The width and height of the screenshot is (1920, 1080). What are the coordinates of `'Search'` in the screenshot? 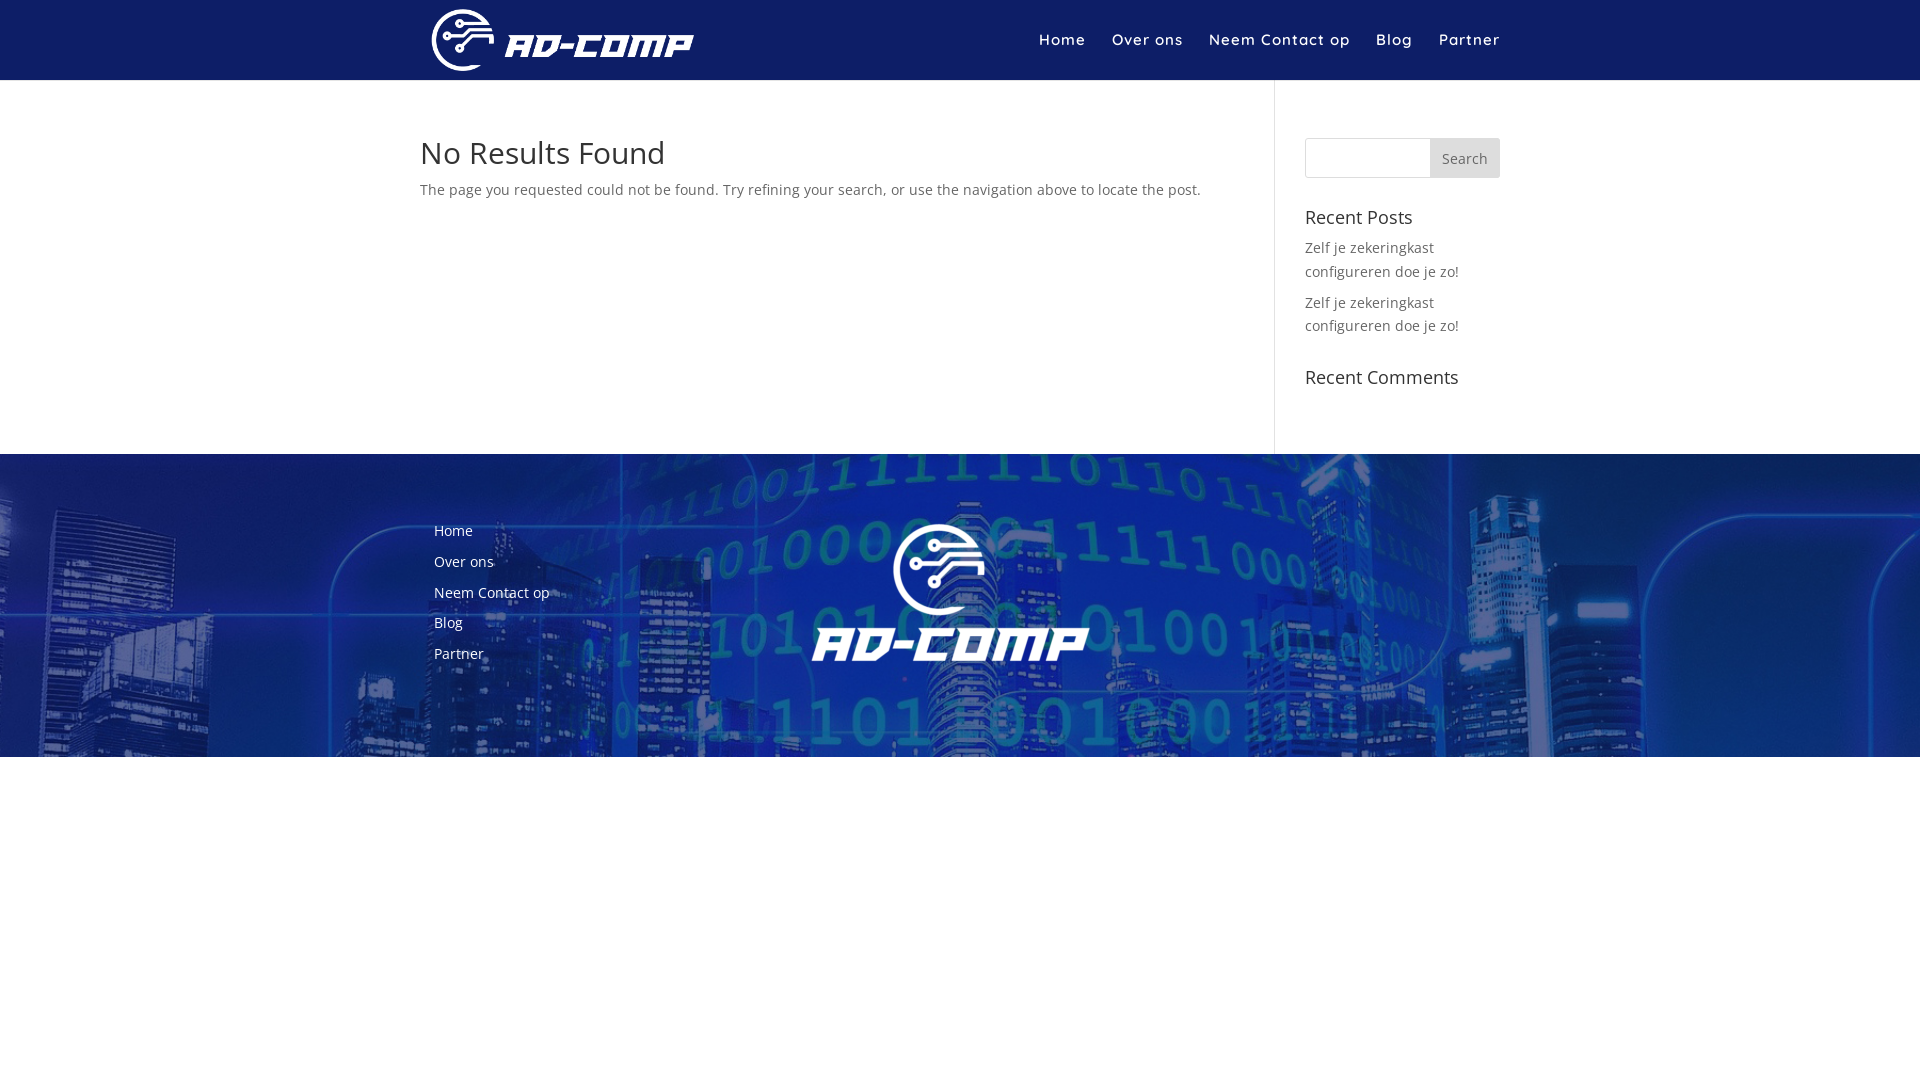 It's located at (1464, 157).